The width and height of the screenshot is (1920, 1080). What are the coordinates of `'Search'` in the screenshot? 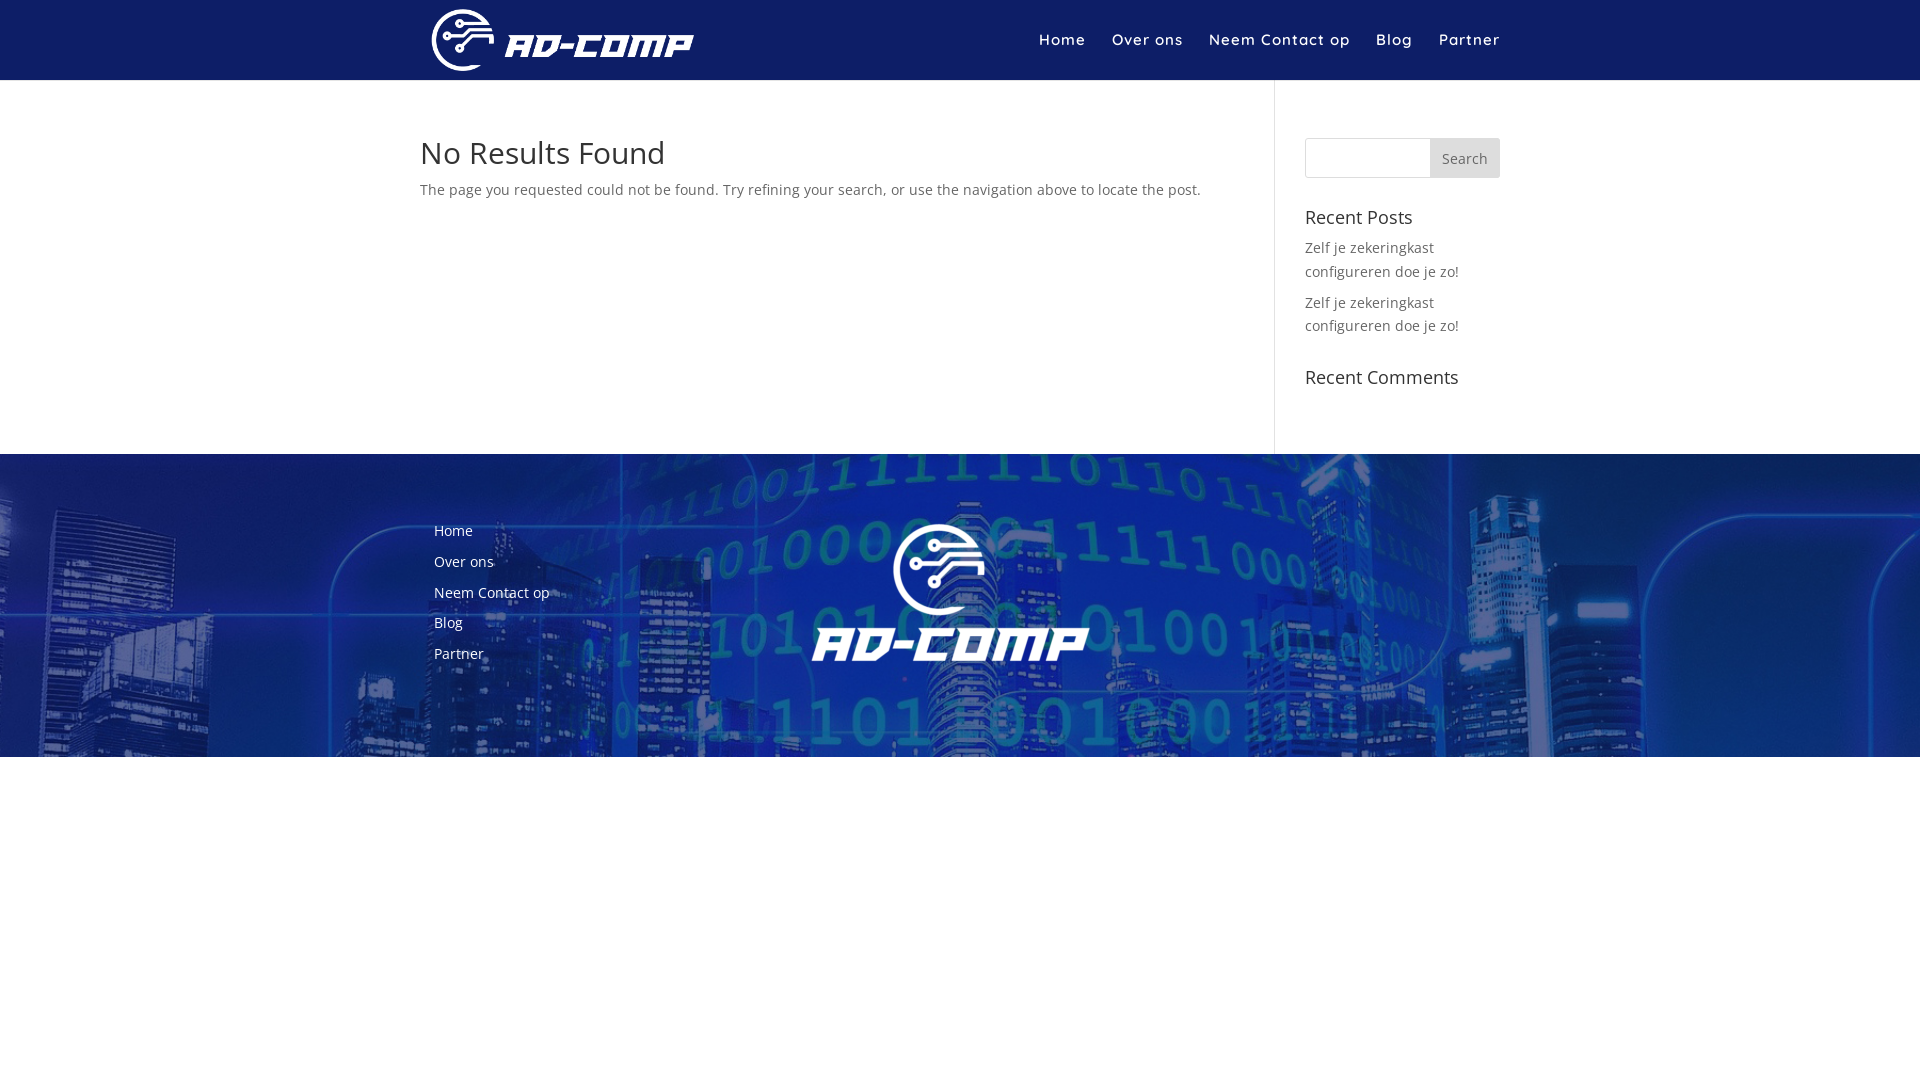 It's located at (1464, 157).